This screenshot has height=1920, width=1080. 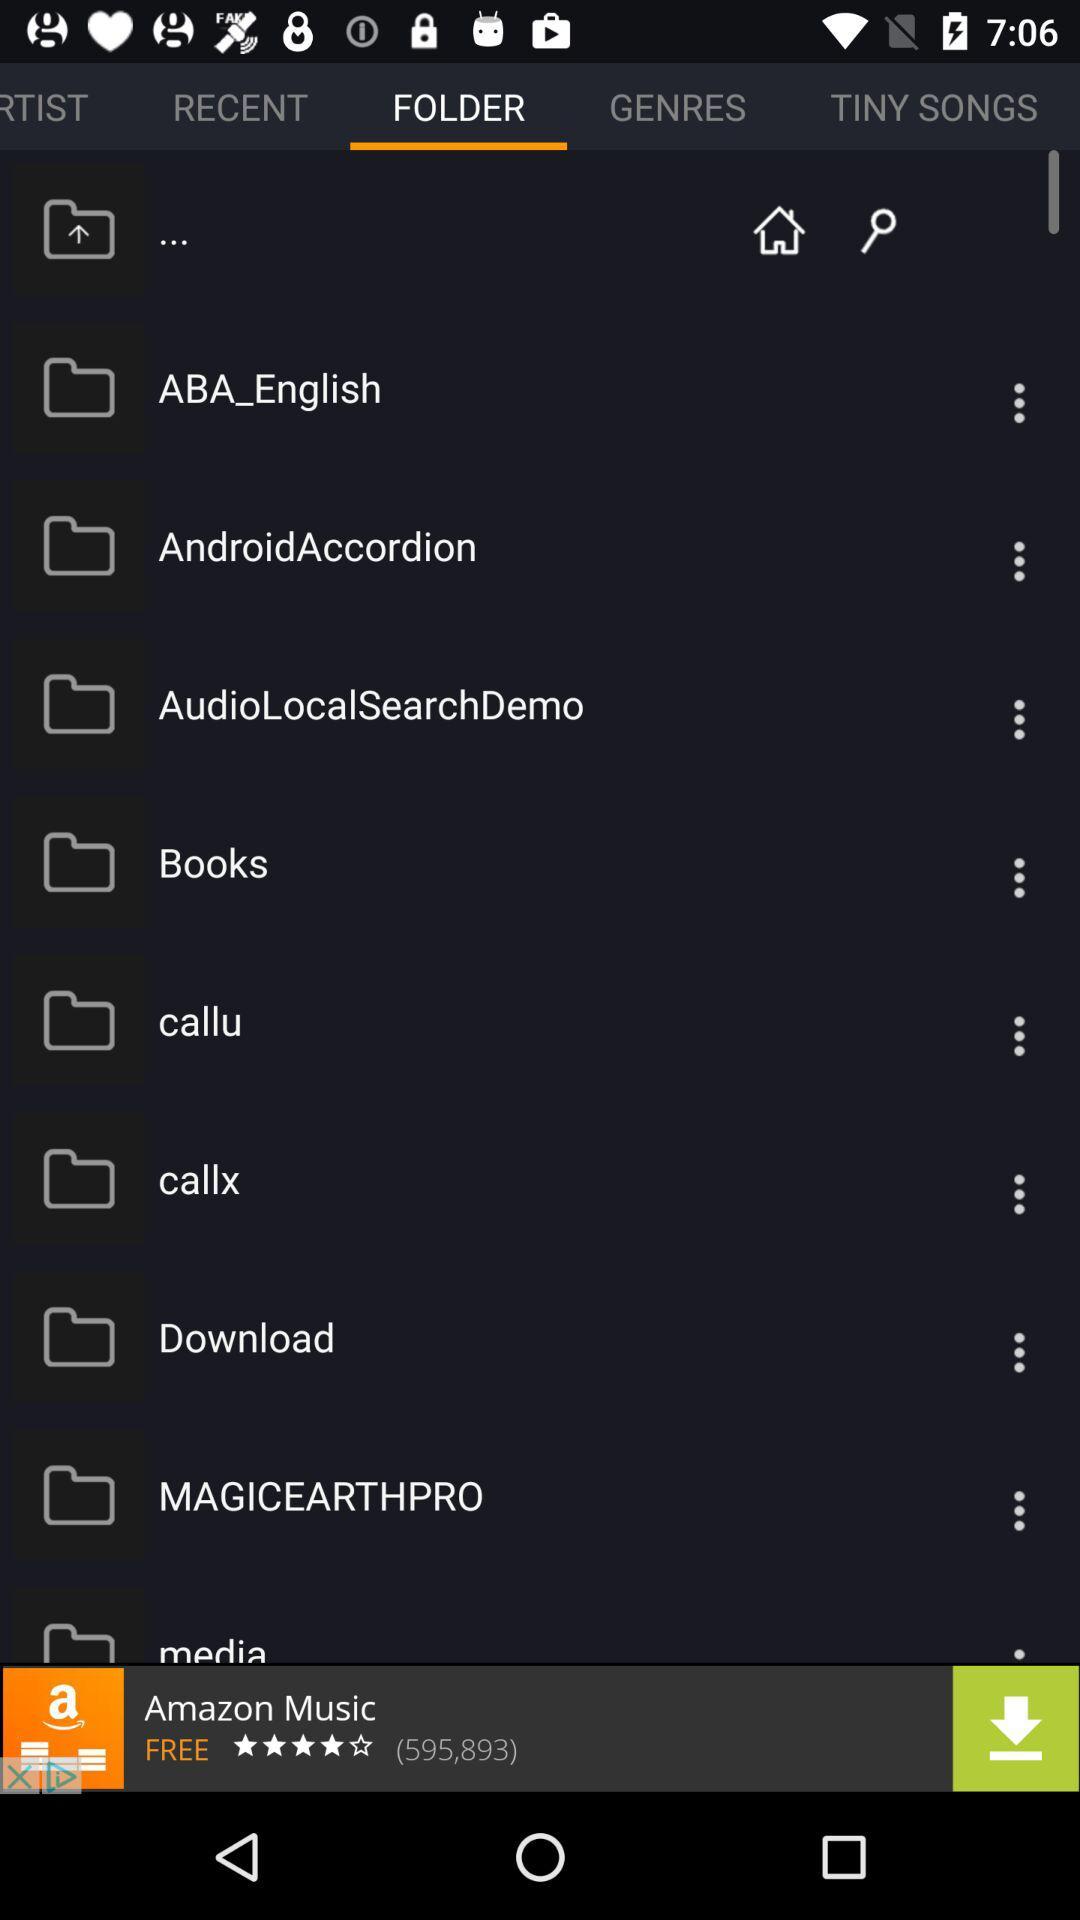 What do you see at coordinates (978, 1336) in the screenshot?
I see `options` at bounding box center [978, 1336].